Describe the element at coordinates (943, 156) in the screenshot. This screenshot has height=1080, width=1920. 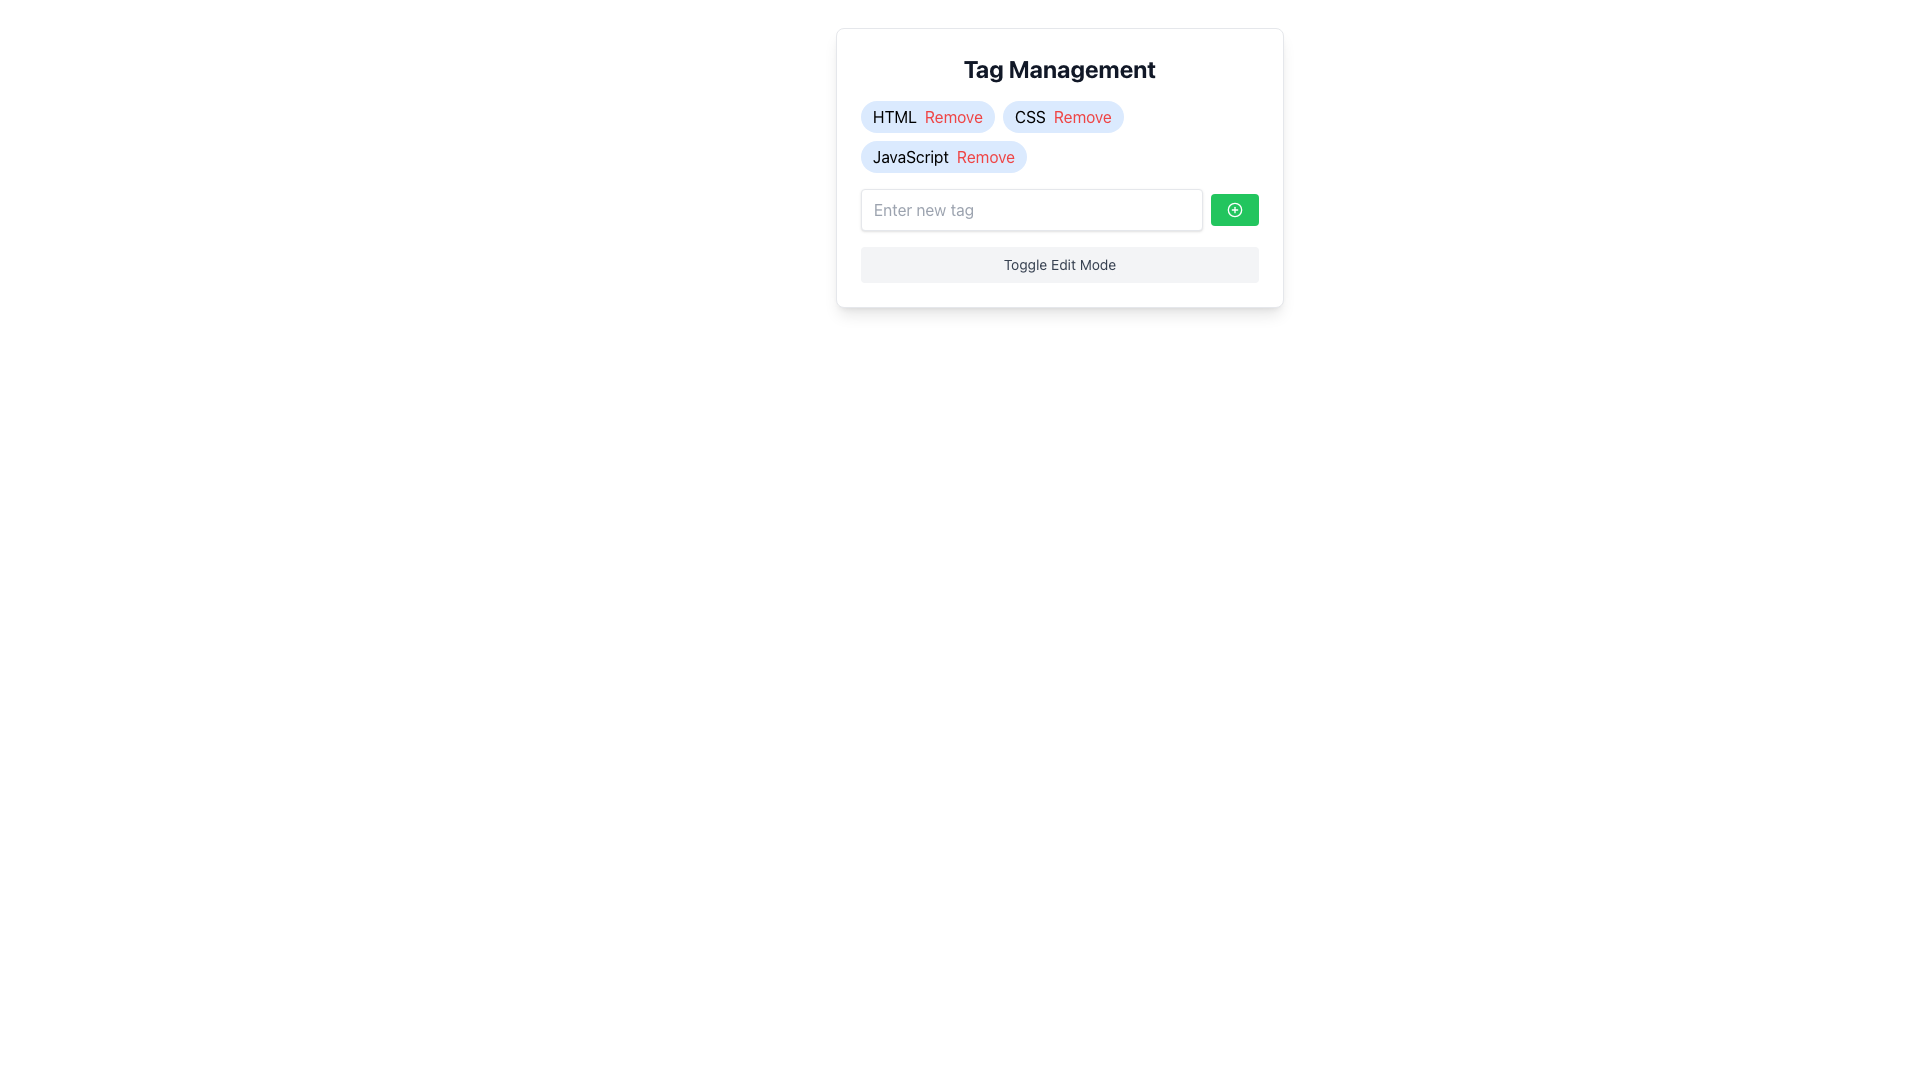
I see `the 'JavaScript' tag which has a red 'Remove' button adjacent to it, located under the 'Tag Management' header as the third tag in the group` at that location.